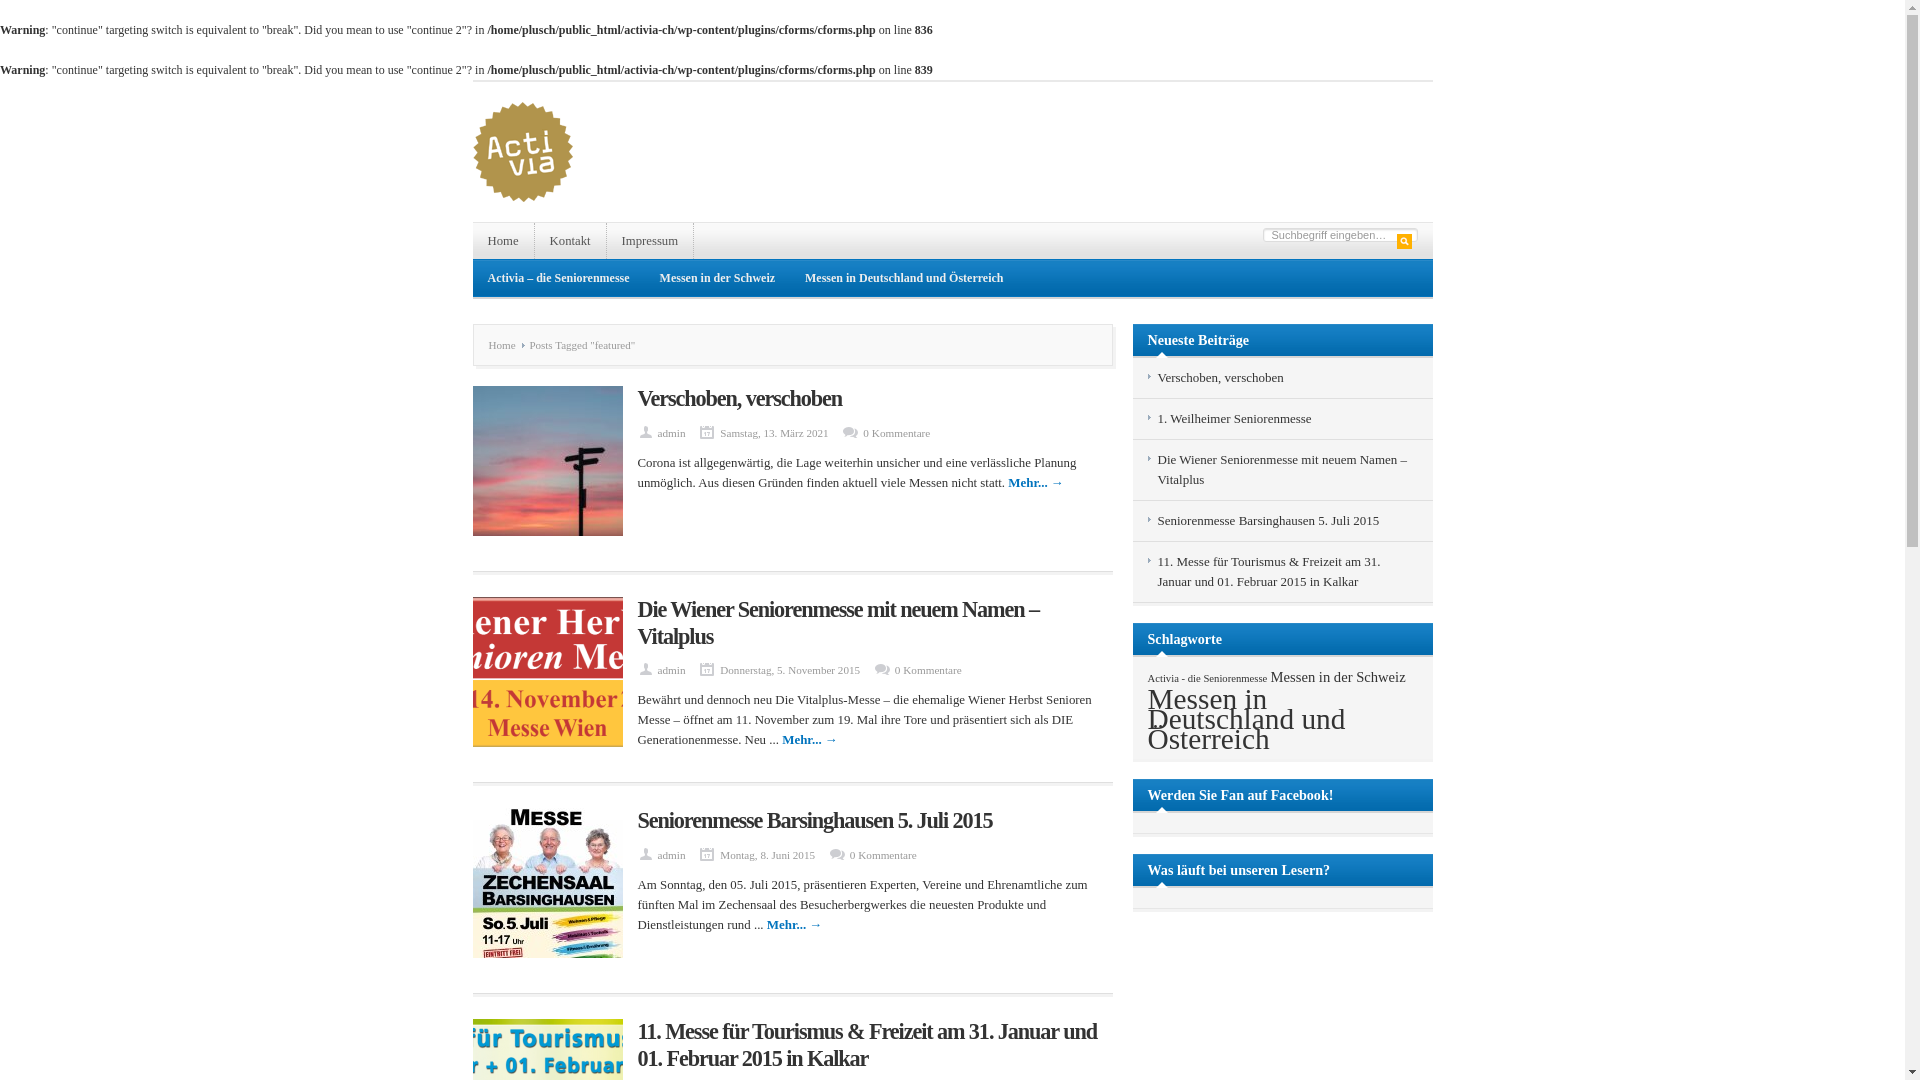 This screenshot has width=1920, height=1080. What do you see at coordinates (534, 239) in the screenshot?
I see `'Kontakt'` at bounding box center [534, 239].